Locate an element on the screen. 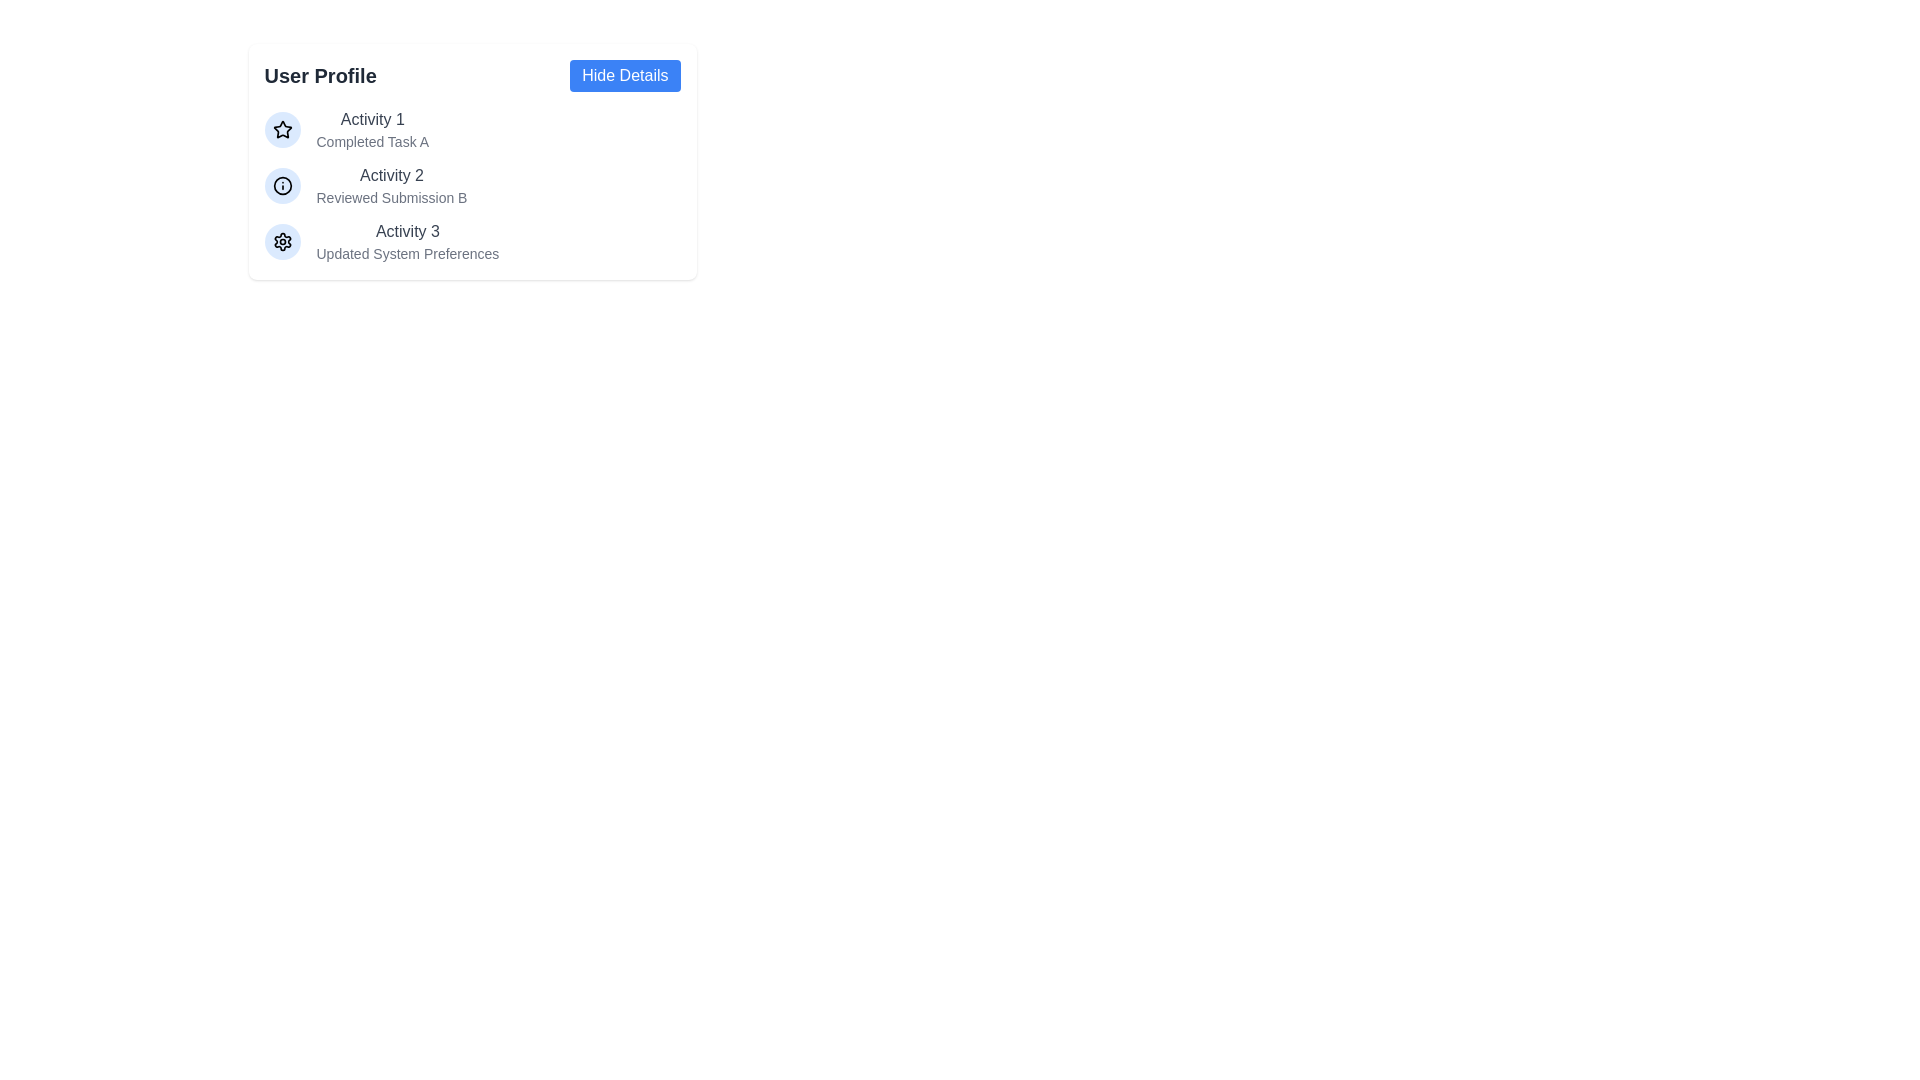 The width and height of the screenshot is (1920, 1080). the 'Activity 3' SVG graphical icon located to the left of the 'Activity 3' text in the 'User Profile' card is located at coordinates (281, 241).